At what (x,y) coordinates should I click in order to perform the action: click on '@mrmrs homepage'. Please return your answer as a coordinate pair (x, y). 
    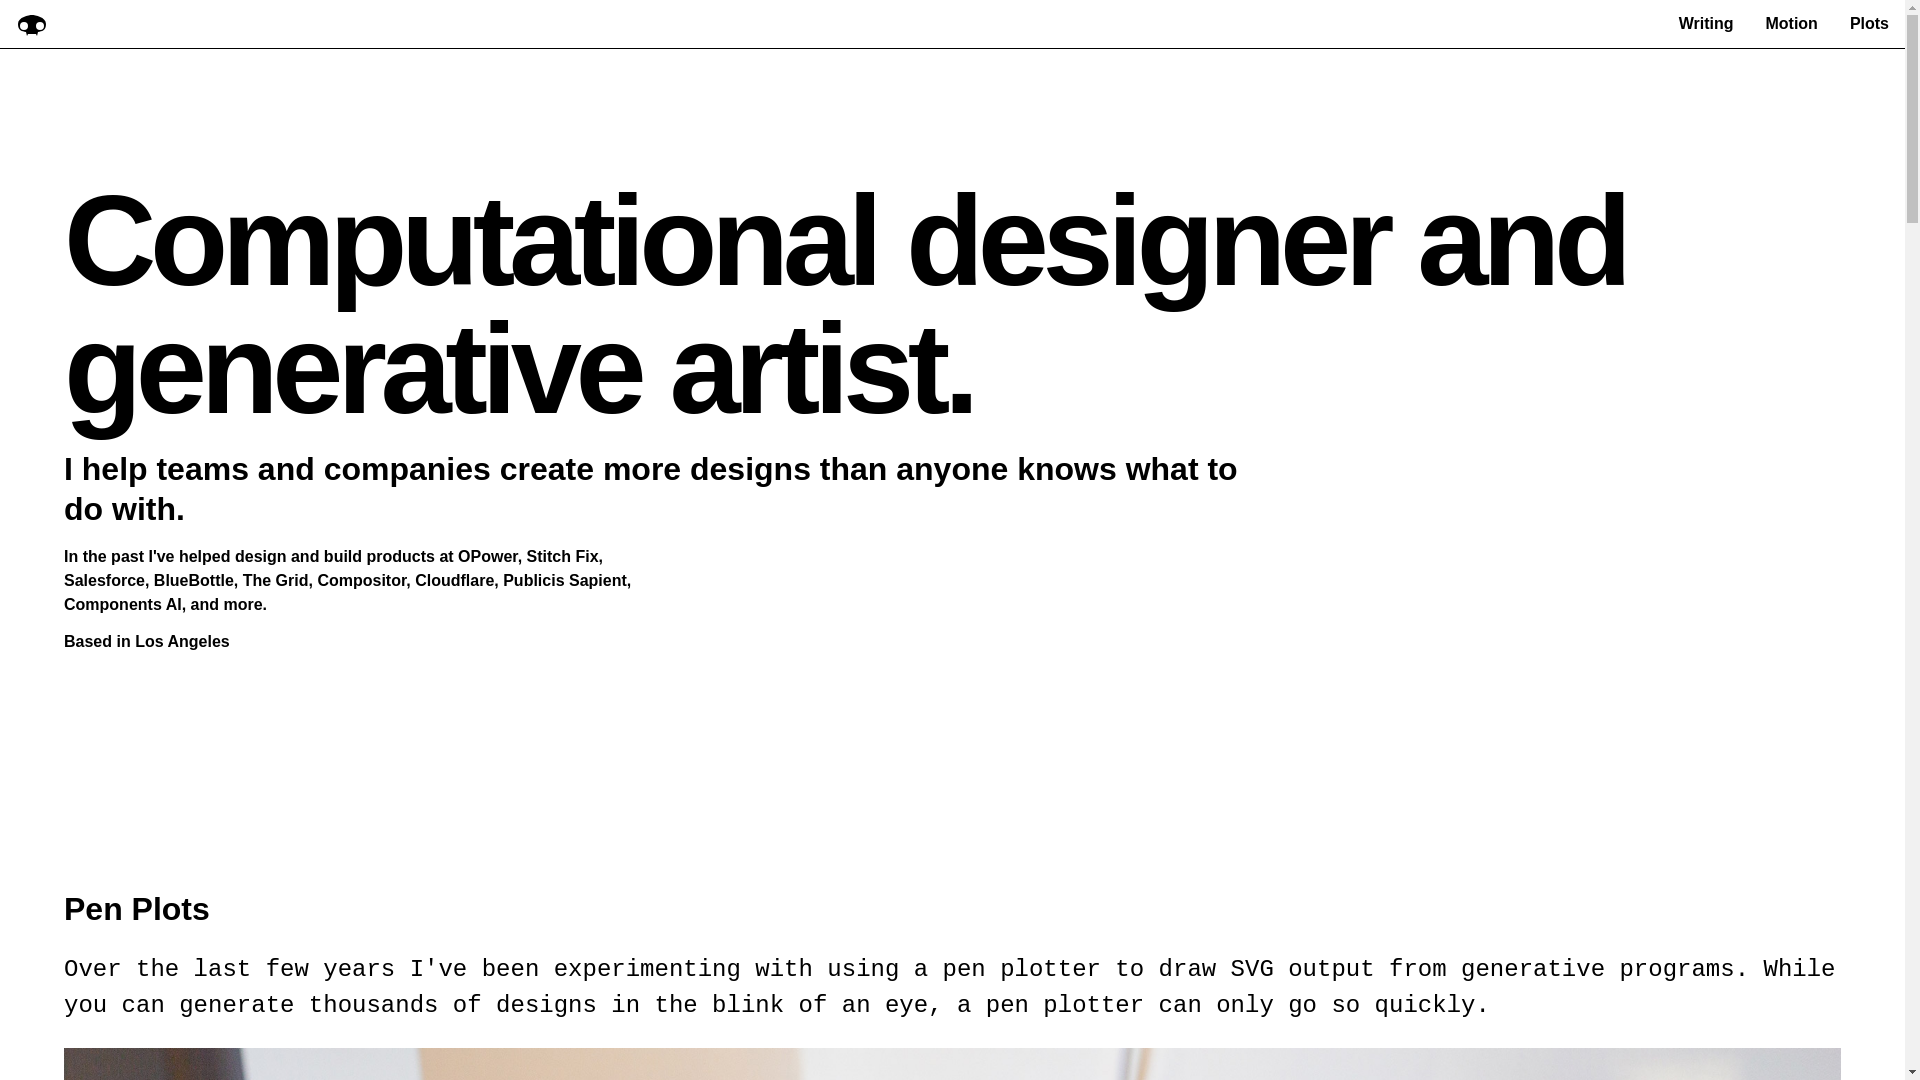
    Looking at the image, I should click on (32, 23).